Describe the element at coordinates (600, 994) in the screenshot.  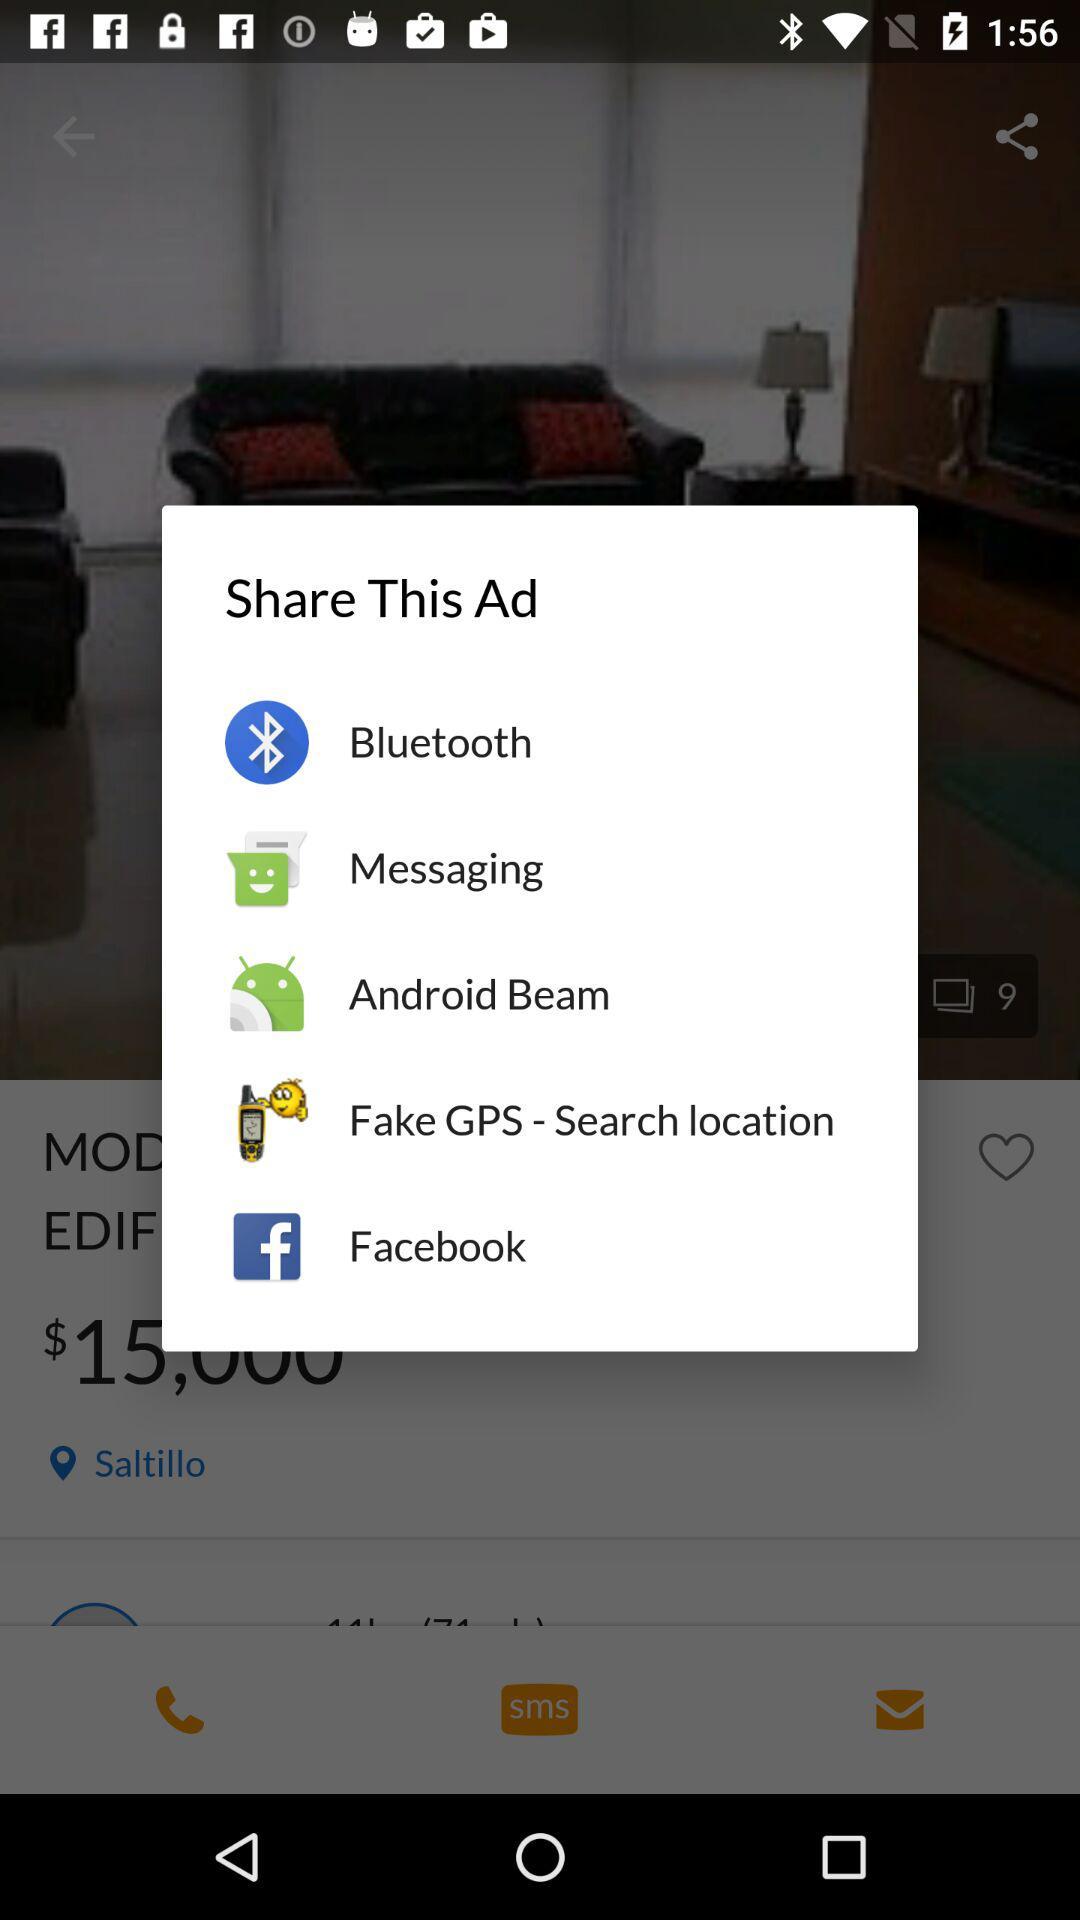
I see `the item below messaging` at that location.